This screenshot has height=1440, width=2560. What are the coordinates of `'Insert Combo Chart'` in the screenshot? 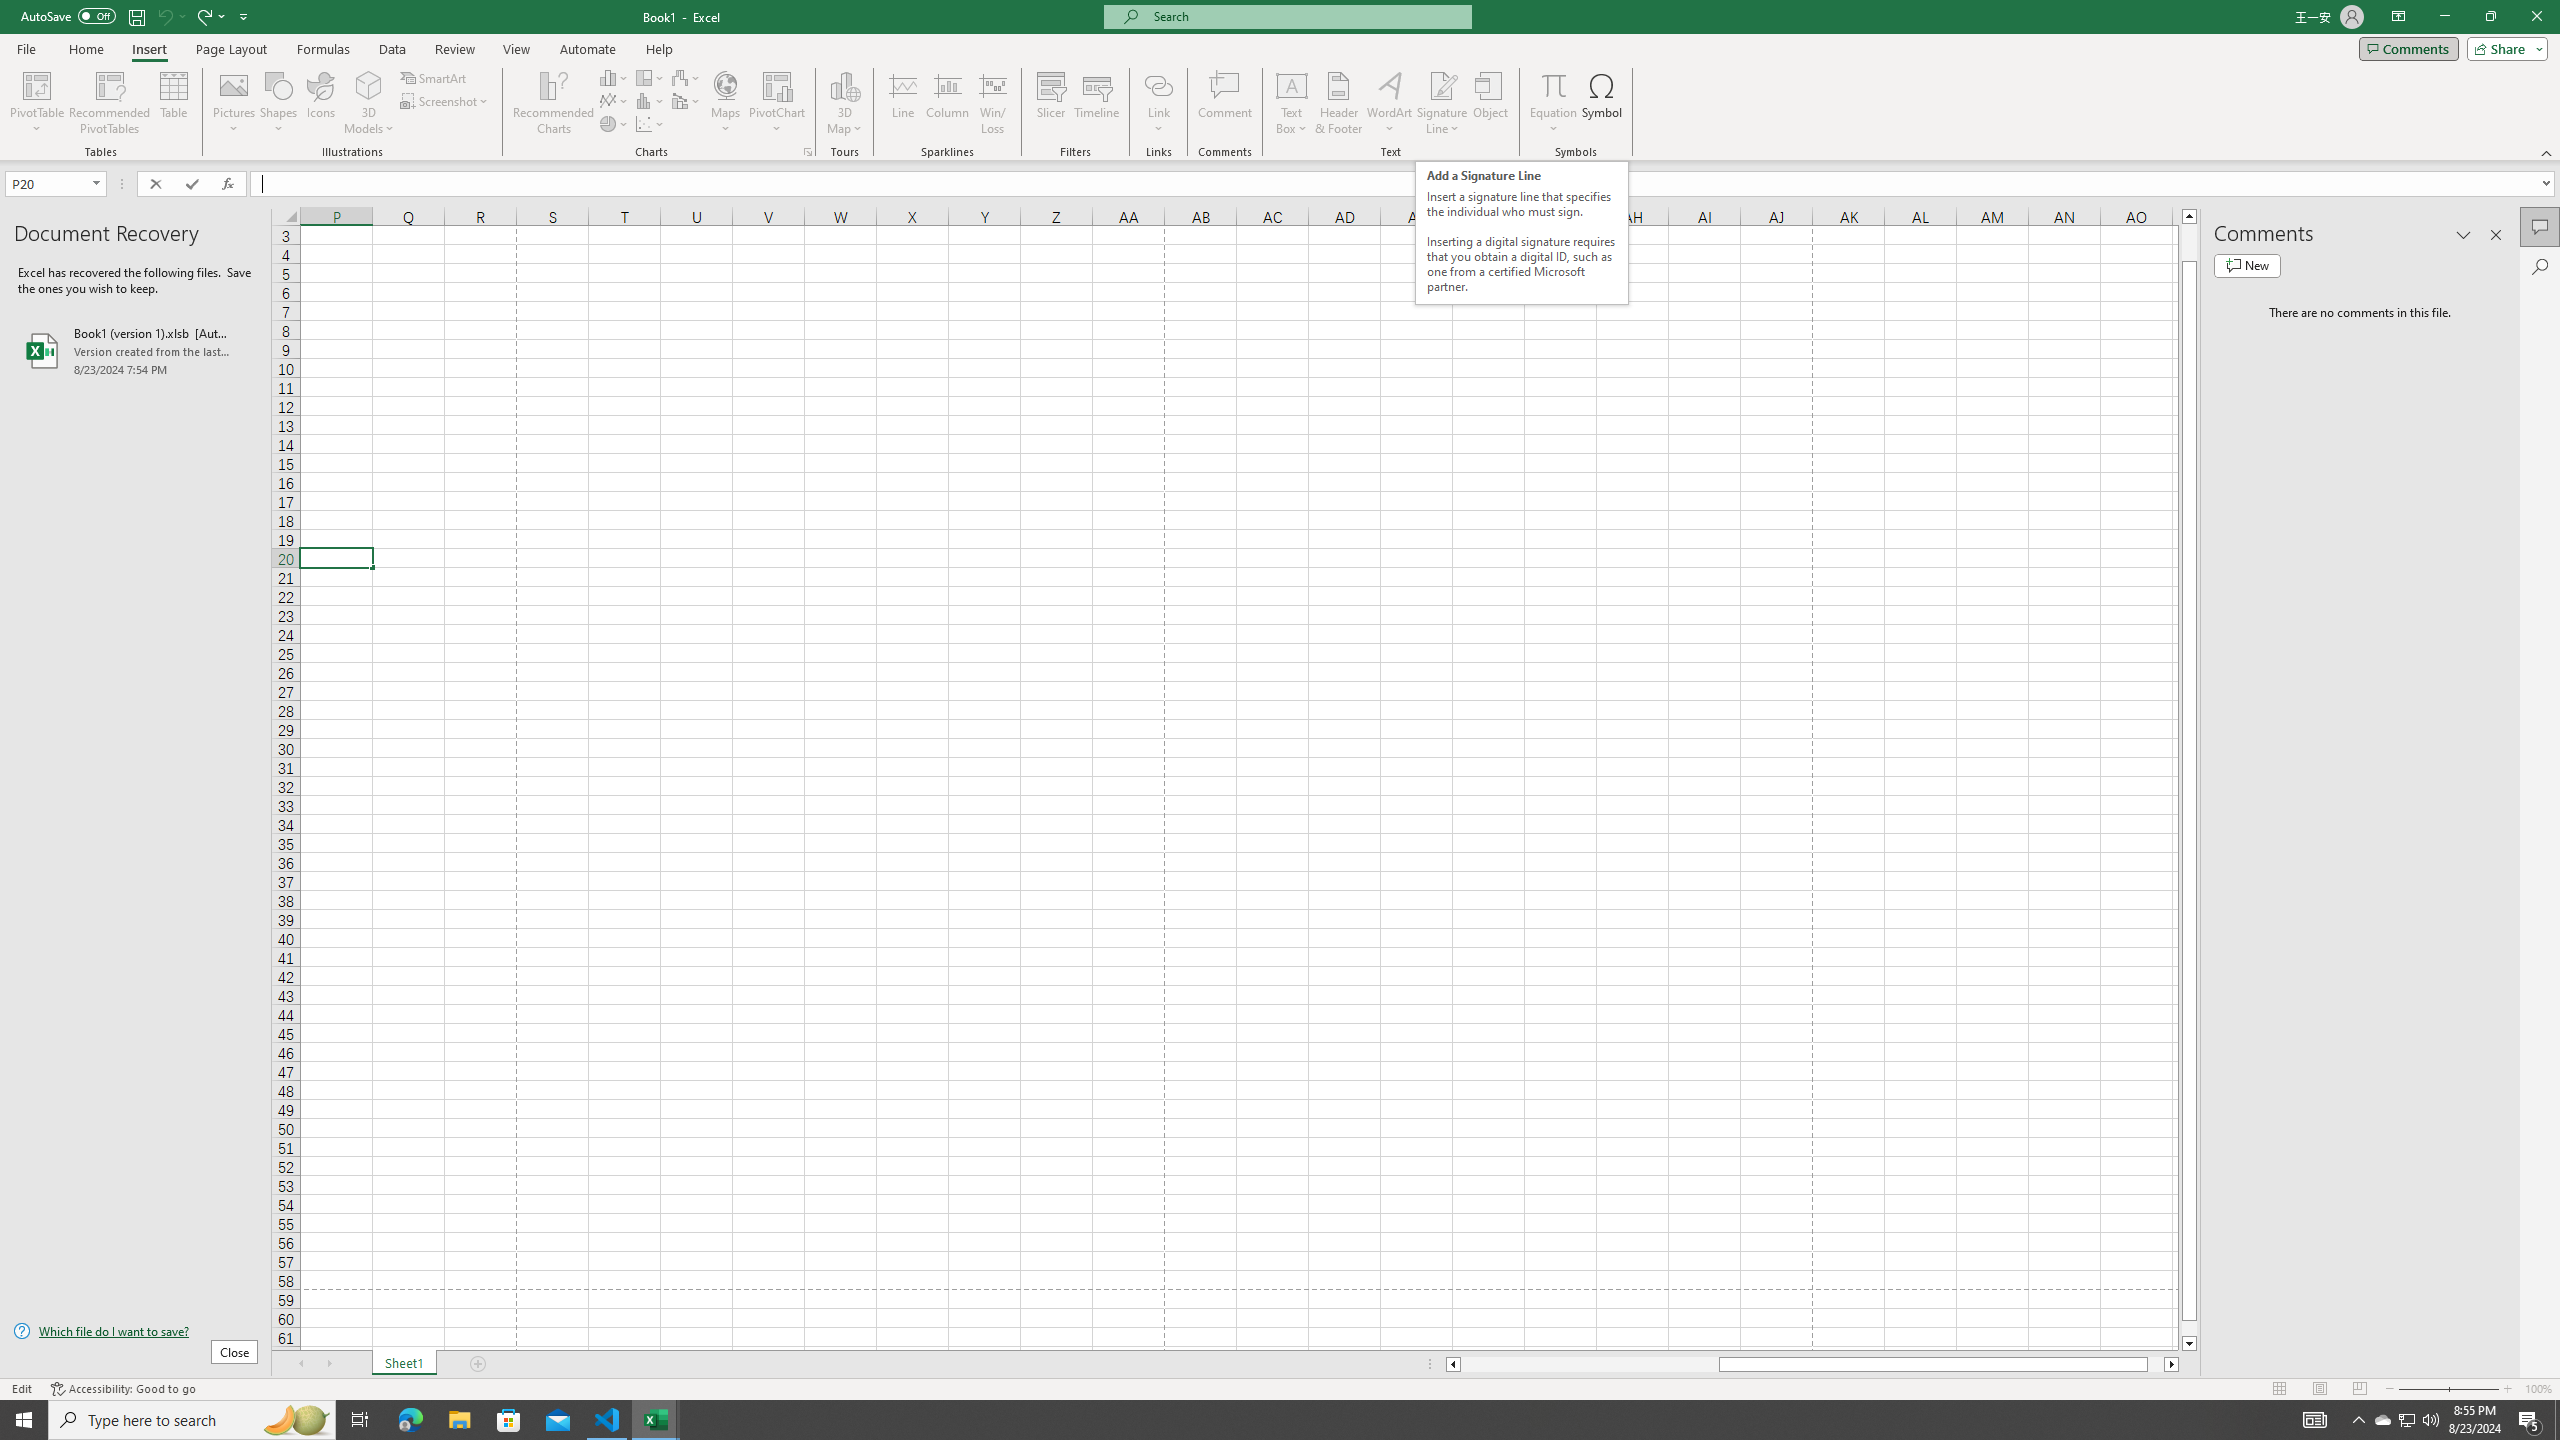 It's located at (685, 99).